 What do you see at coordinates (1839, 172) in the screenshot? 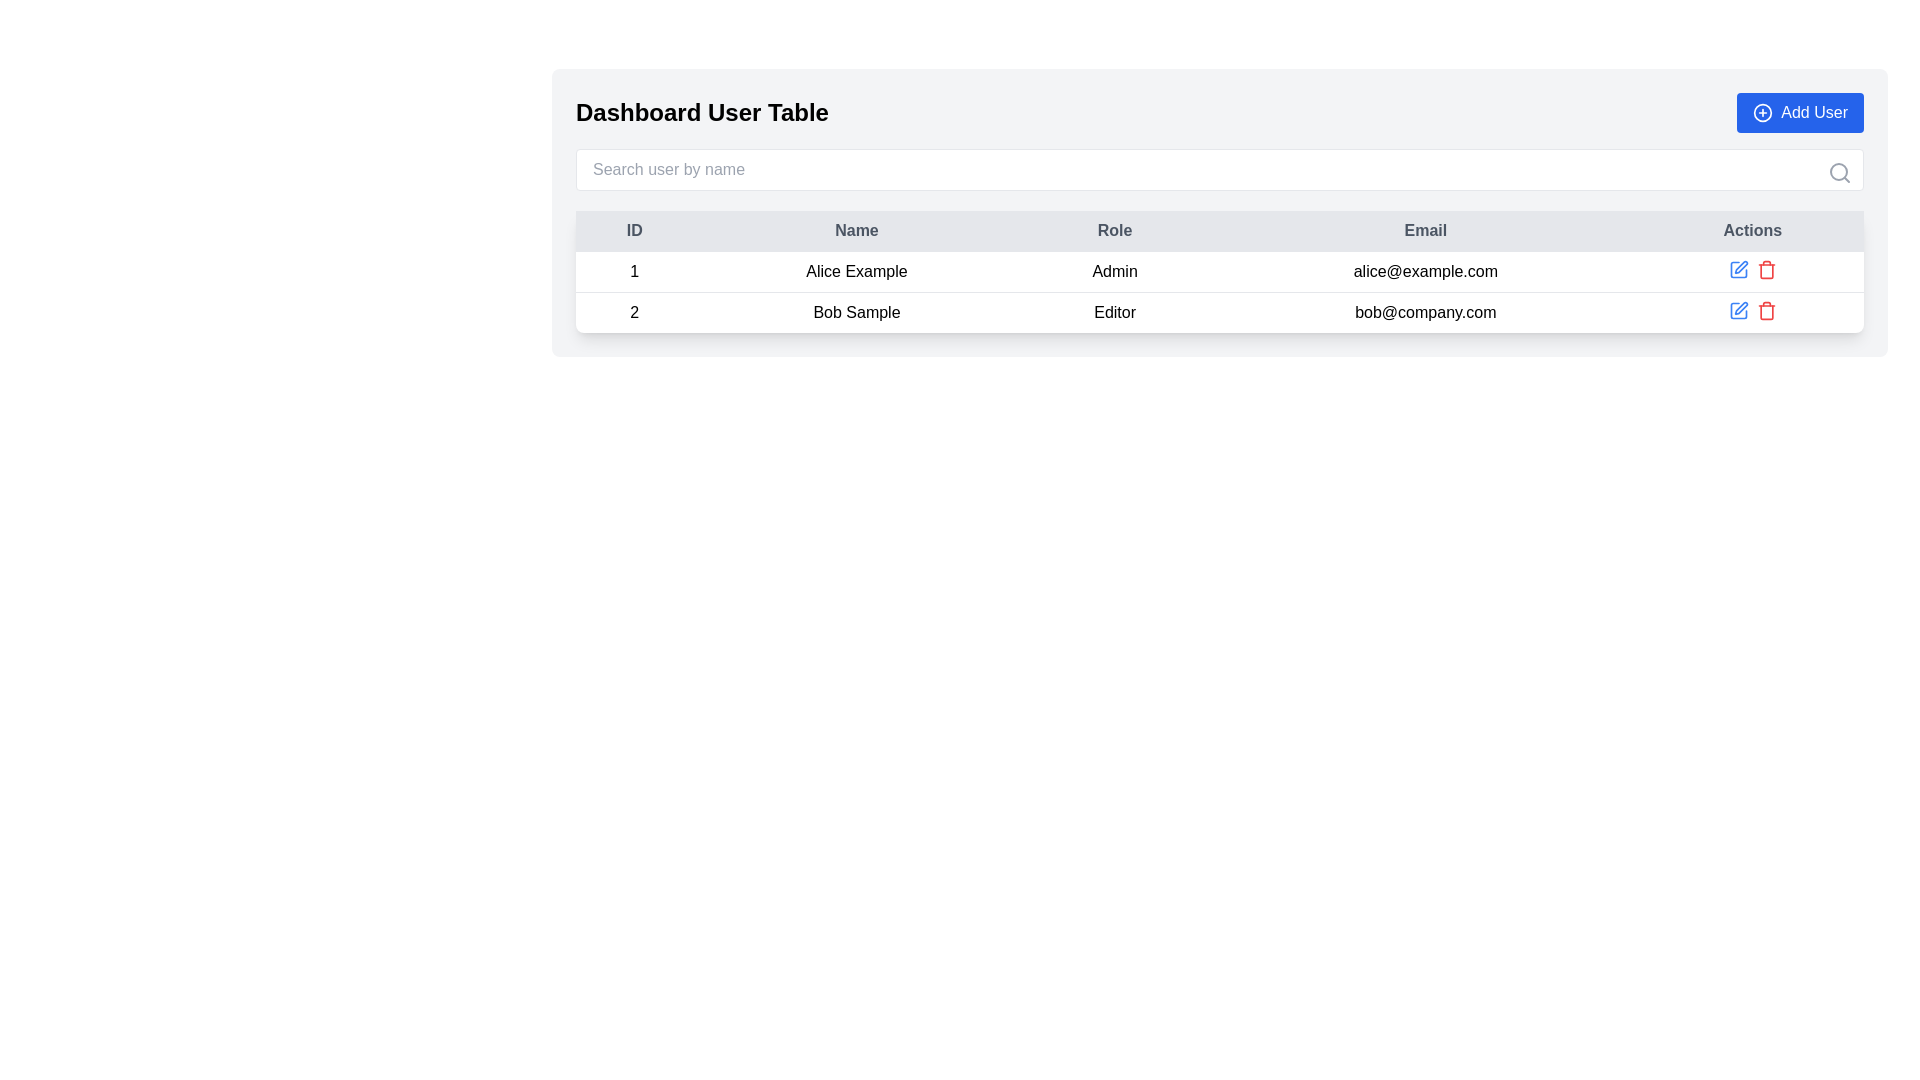
I see `the search icon located at the right end of the search bar` at bounding box center [1839, 172].